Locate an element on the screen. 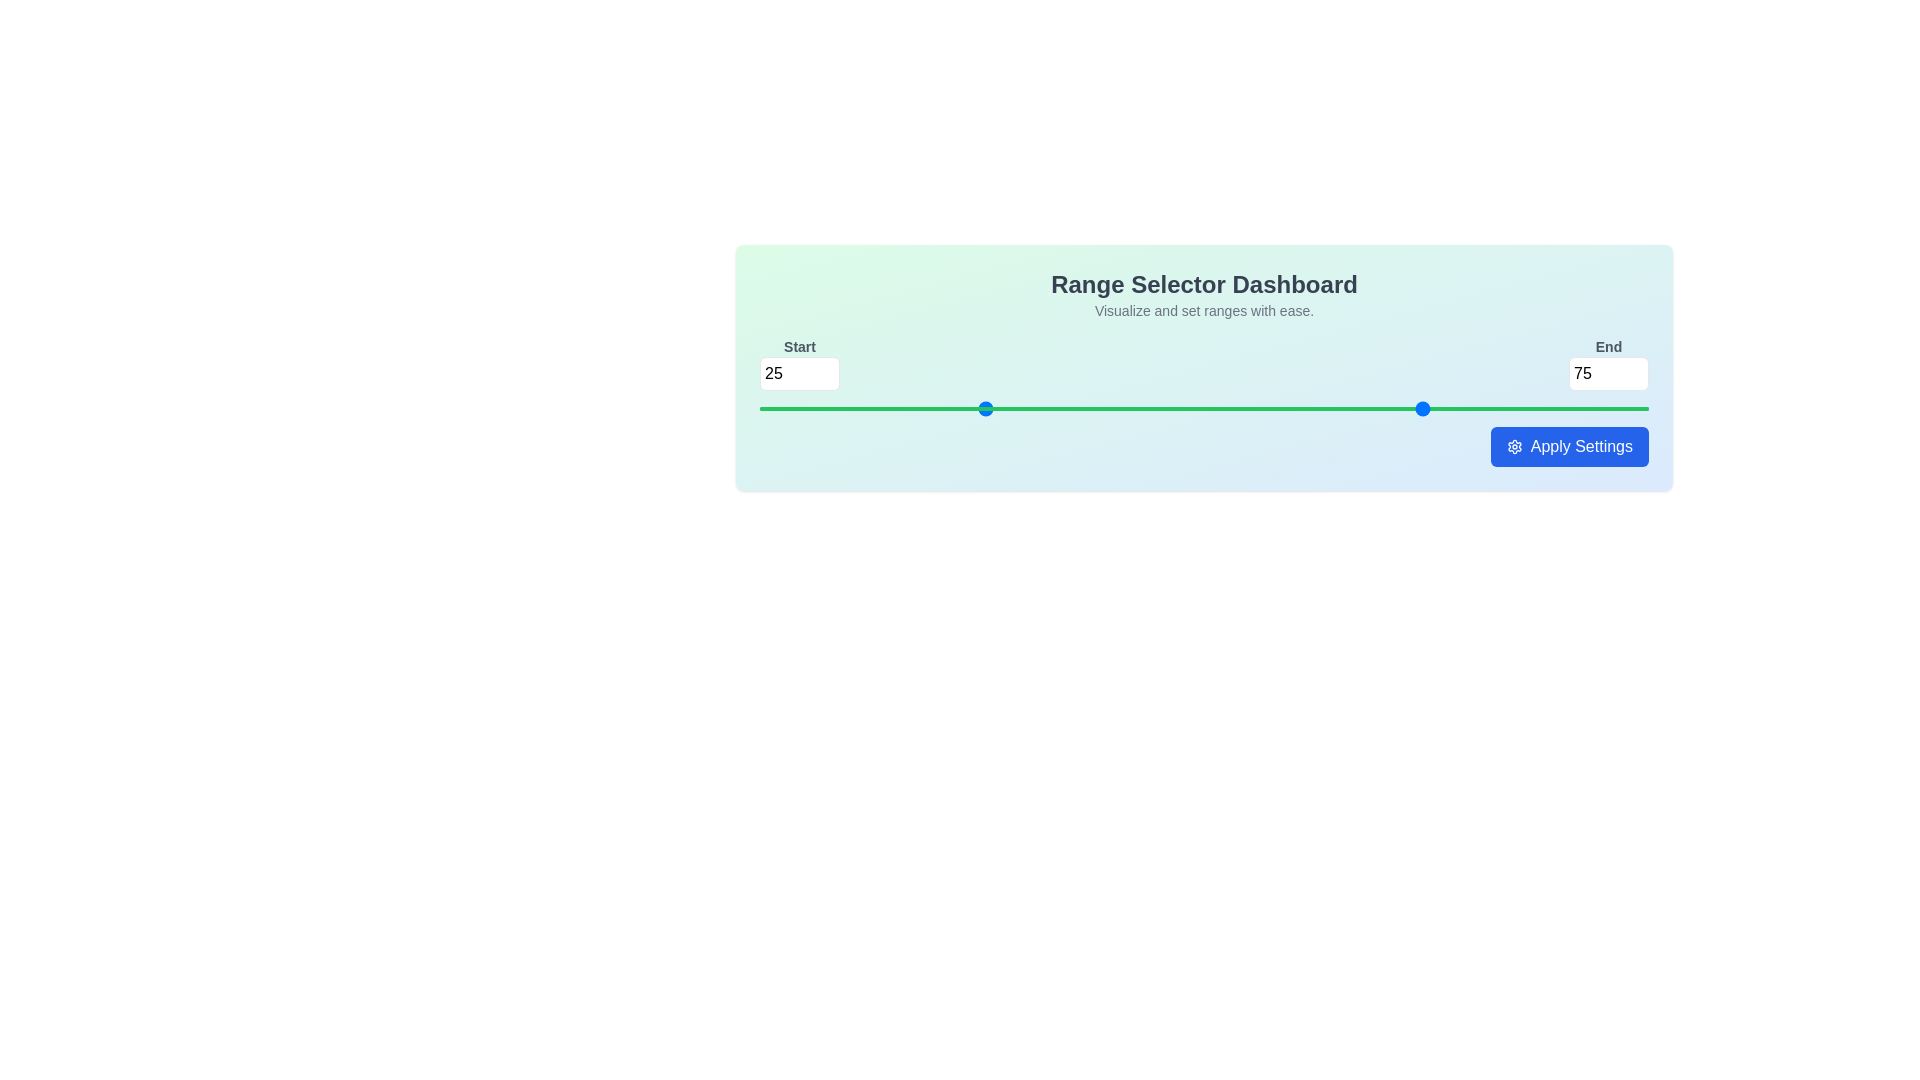 The height and width of the screenshot is (1080, 1920). the interactive numerical input box for the starting value of the range selection to focus on it is located at coordinates (800, 363).